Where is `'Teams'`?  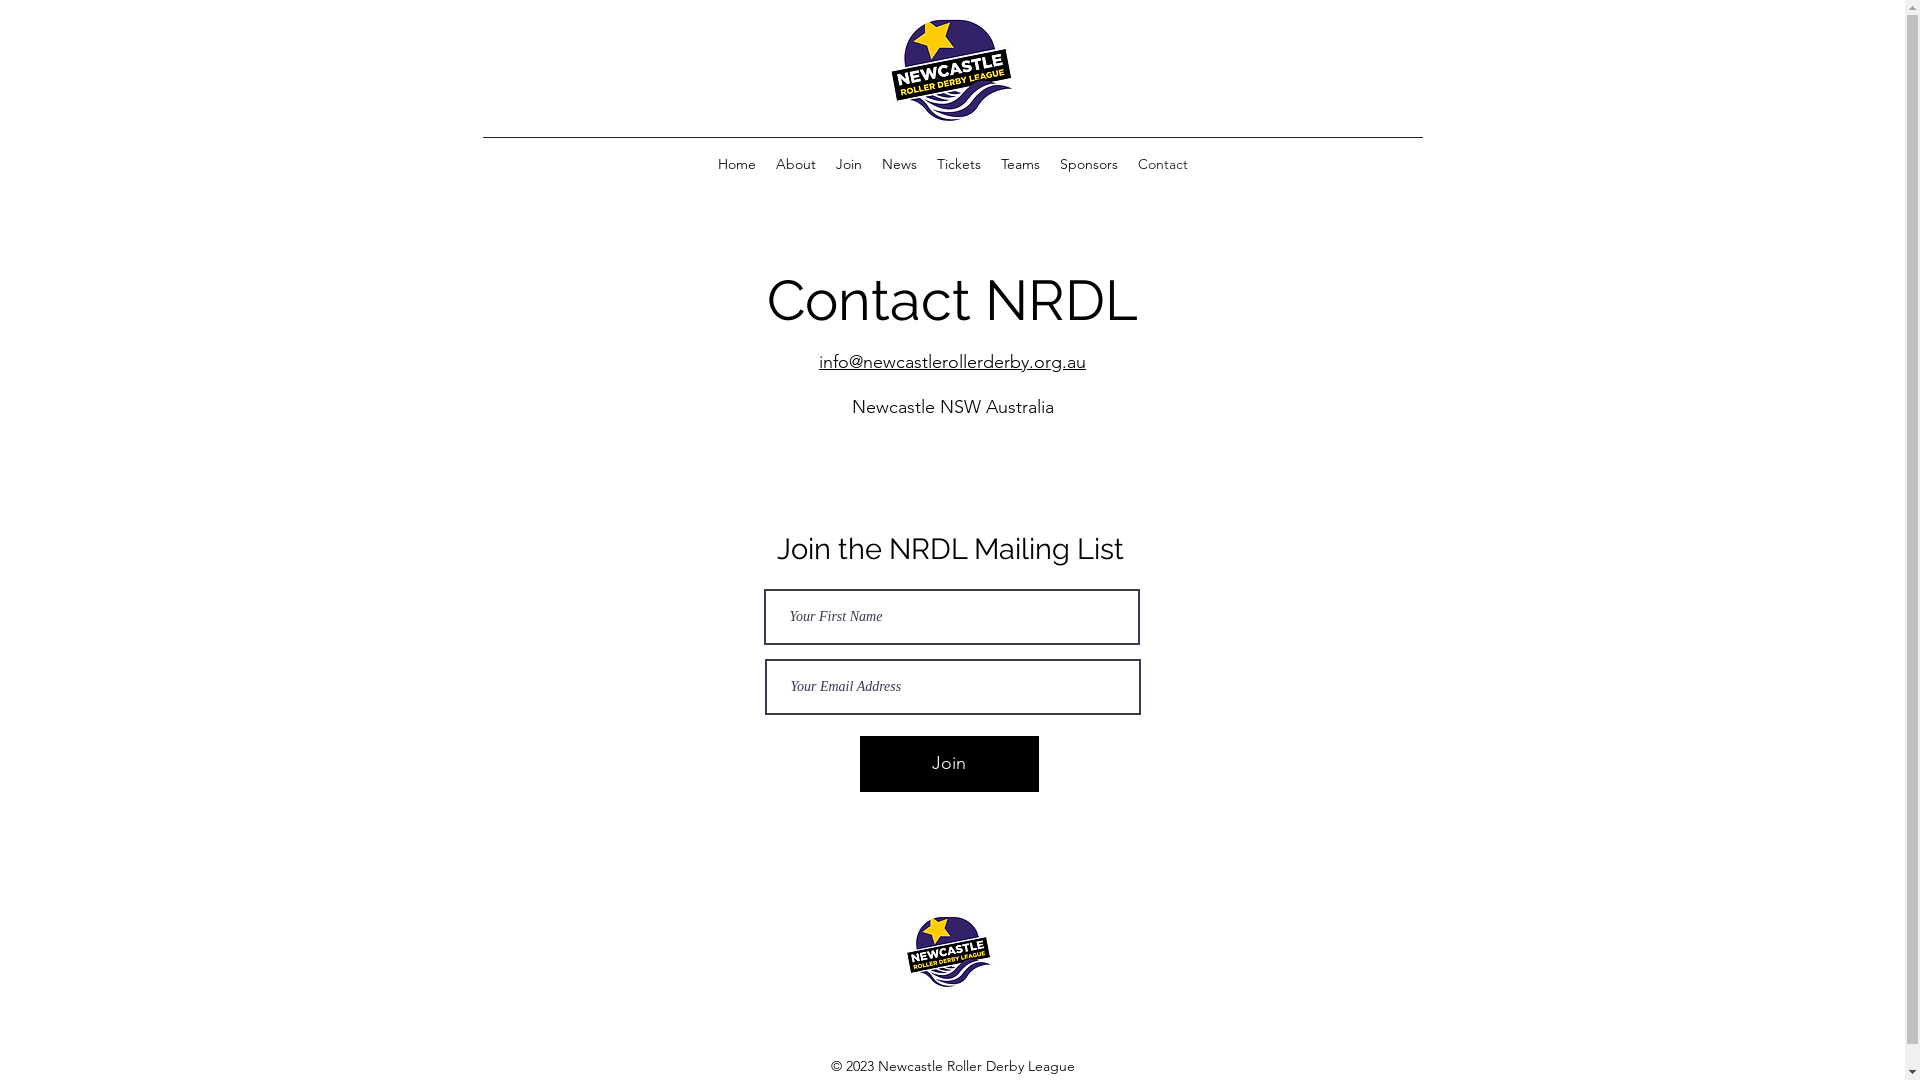 'Teams' is located at coordinates (1019, 163).